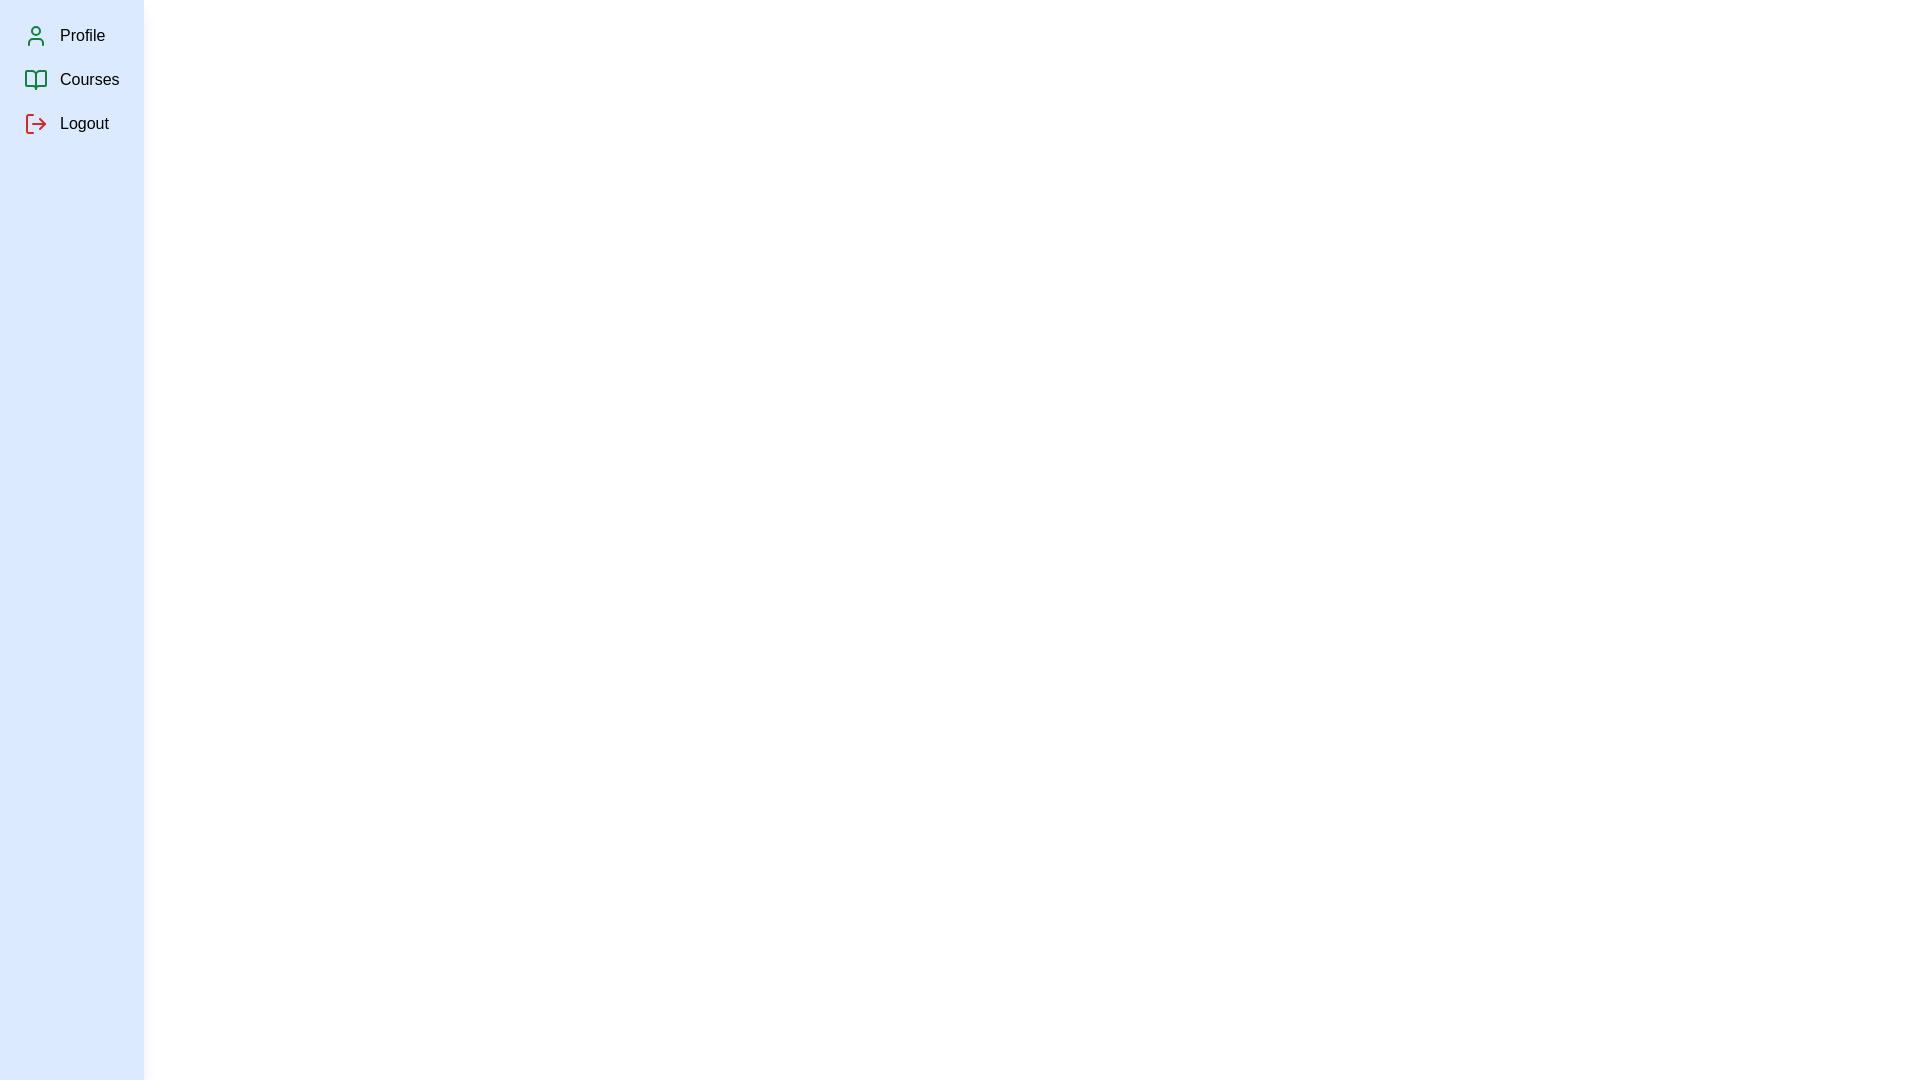 This screenshot has height=1080, width=1920. What do you see at coordinates (88, 79) in the screenshot?
I see `the 'Courses' menu item` at bounding box center [88, 79].